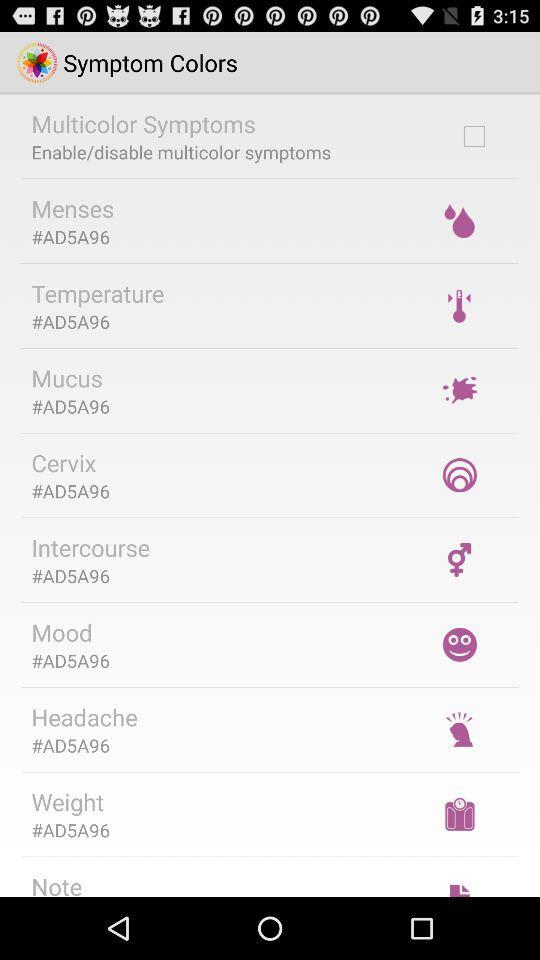 Image resolution: width=540 pixels, height=960 pixels. I want to click on weight, so click(67, 801).